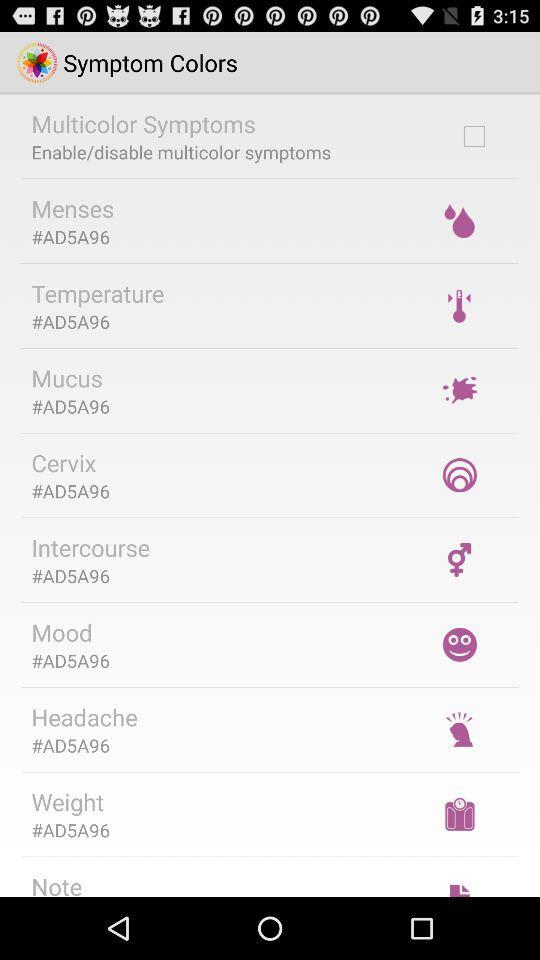 Image resolution: width=540 pixels, height=960 pixels. I want to click on weight, so click(67, 801).